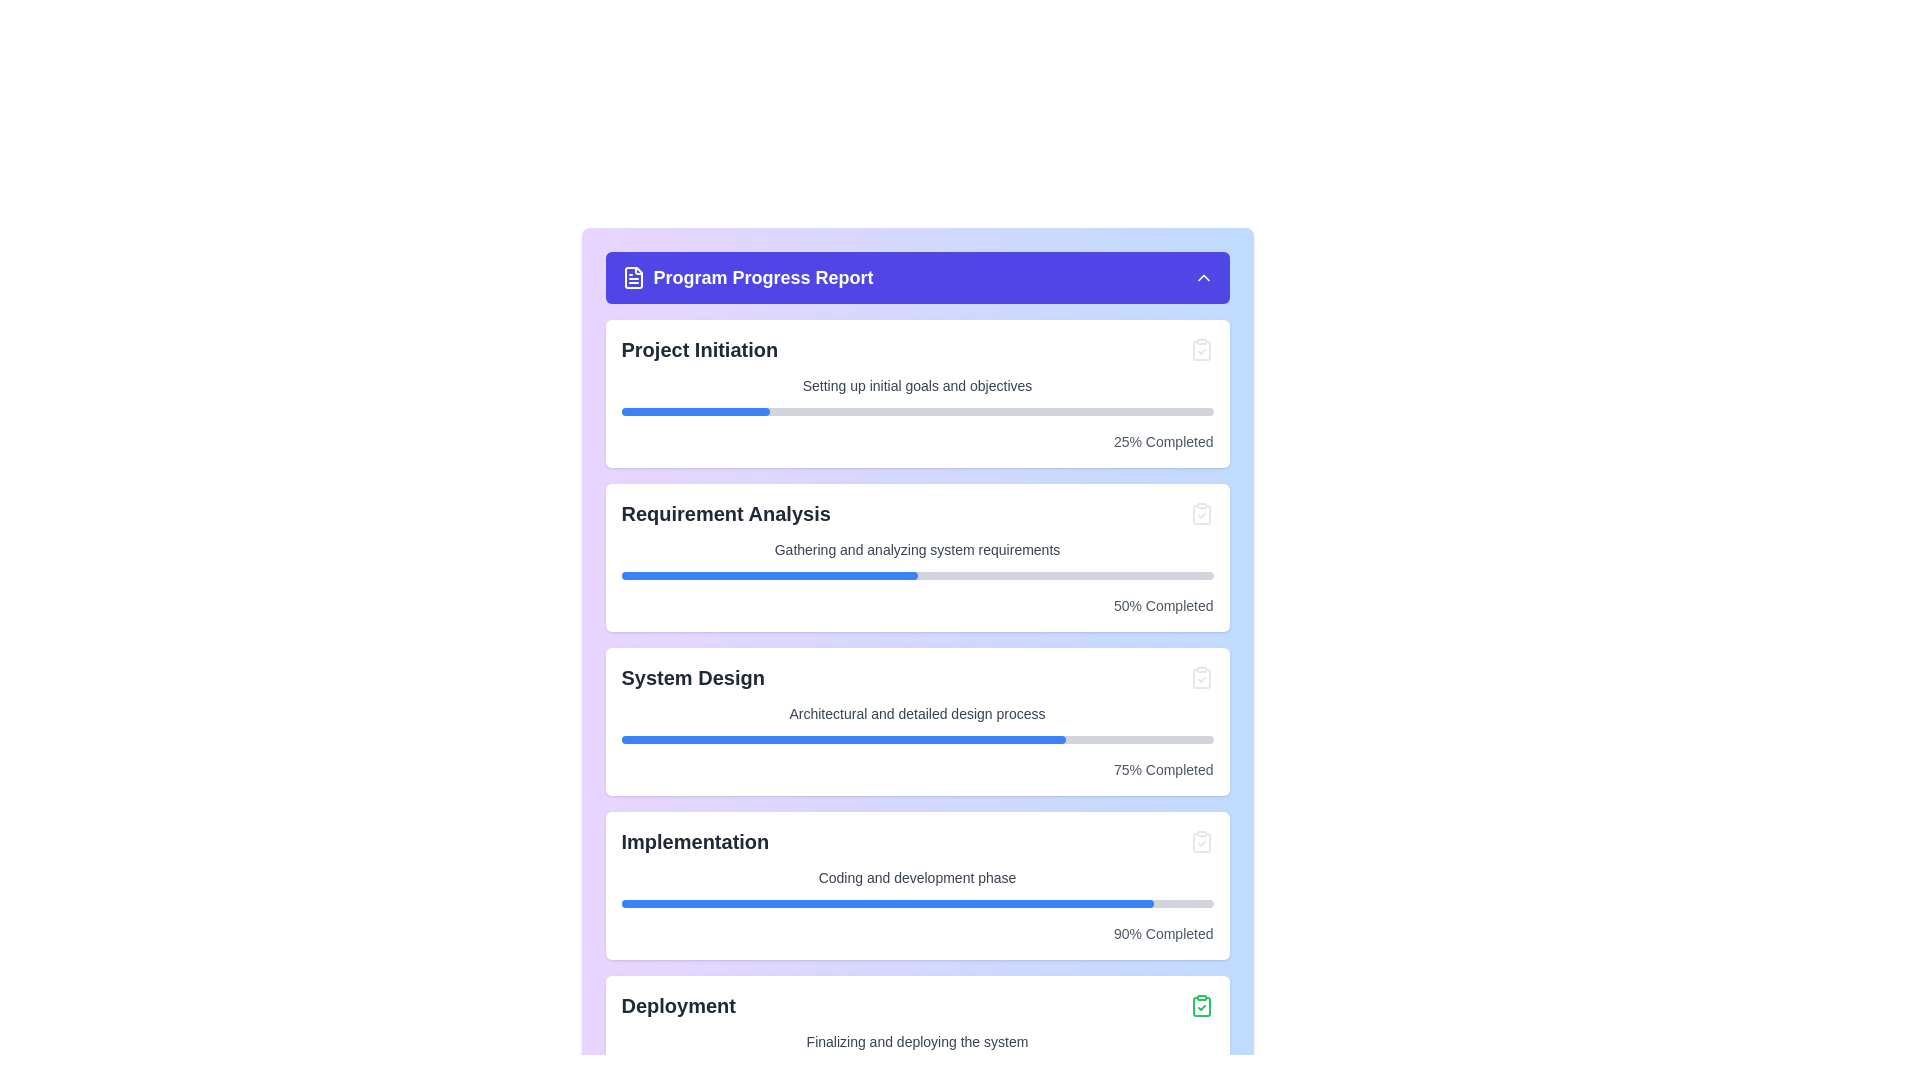 This screenshot has height=1080, width=1920. Describe the element at coordinates (695, 841) in the screenshot. I see `the text label indicating the 'Implementation' phase title, which is centered at the bottom of the card representing the 'Implementation' stage` at that location.